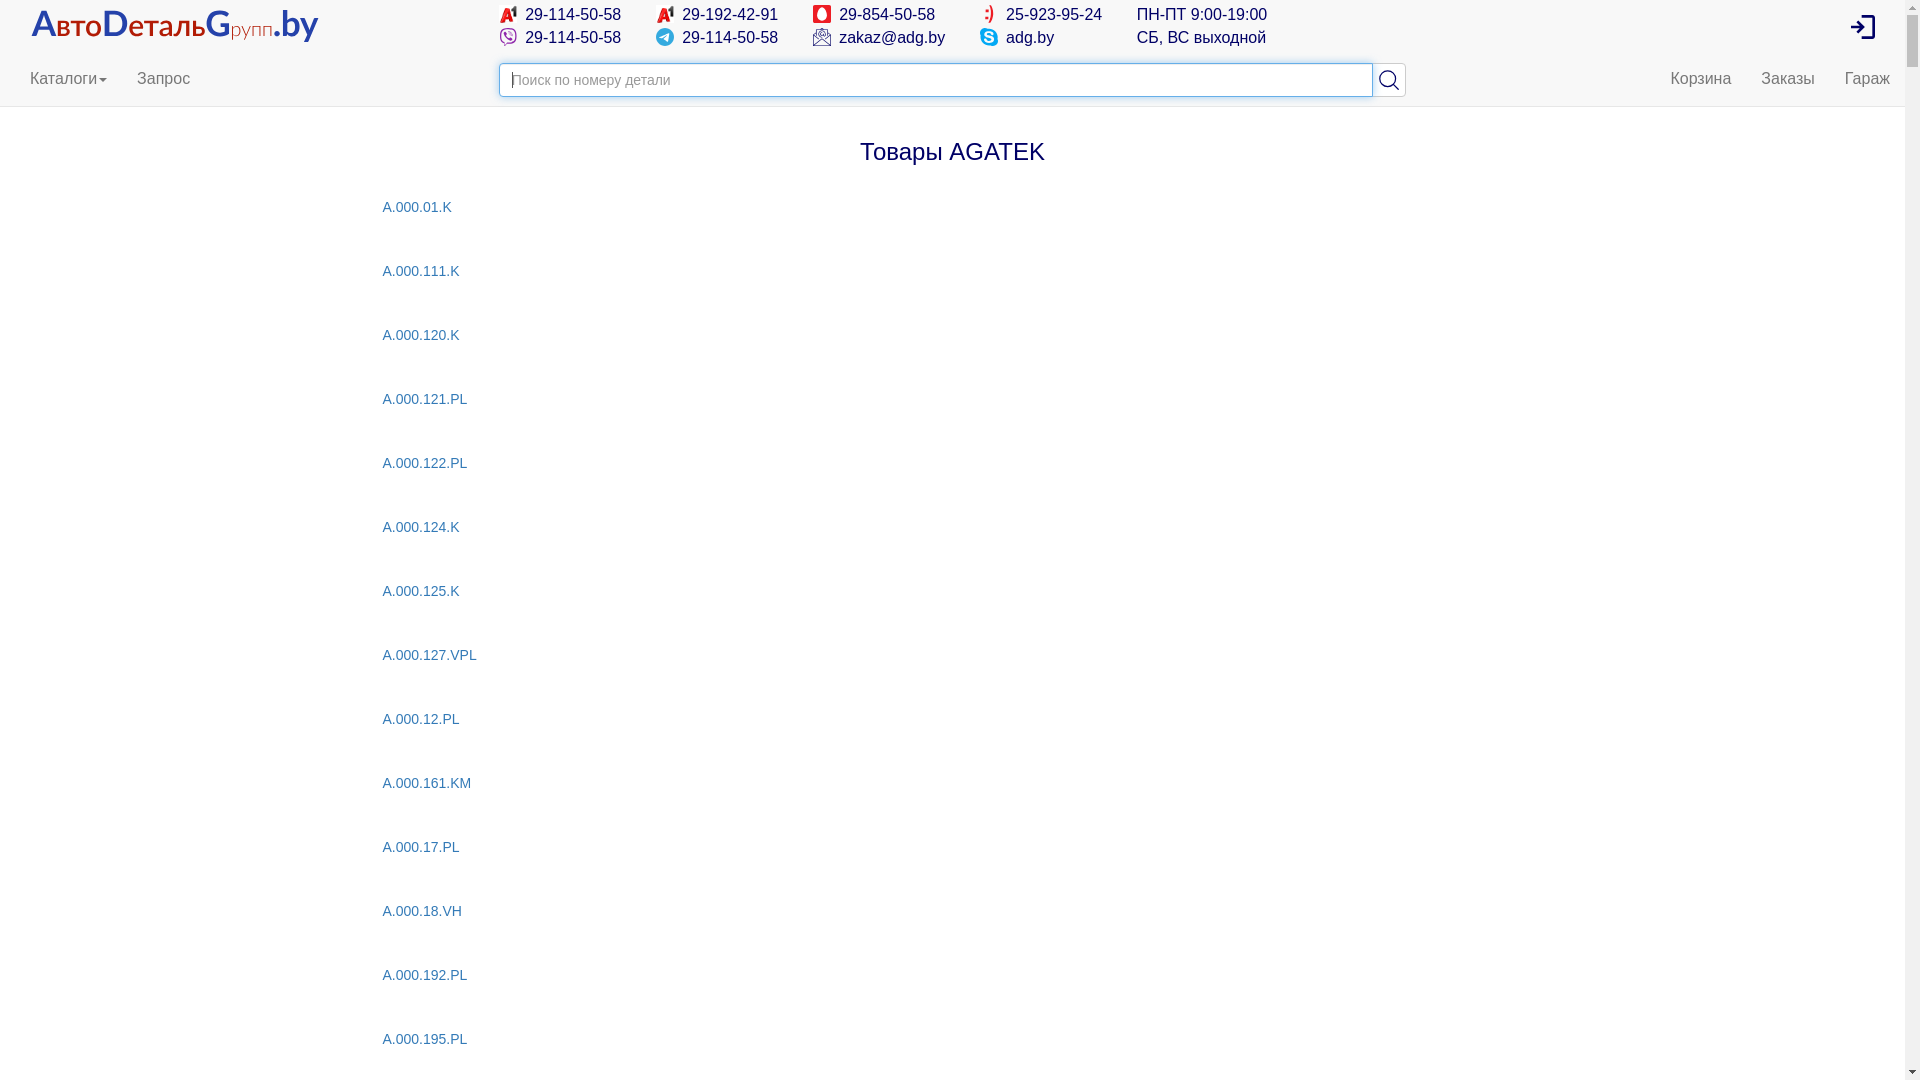 The width and height of the screenshot is (1920, 1080). I want to click on 'A.000.195.PL', so click(950, 1037).